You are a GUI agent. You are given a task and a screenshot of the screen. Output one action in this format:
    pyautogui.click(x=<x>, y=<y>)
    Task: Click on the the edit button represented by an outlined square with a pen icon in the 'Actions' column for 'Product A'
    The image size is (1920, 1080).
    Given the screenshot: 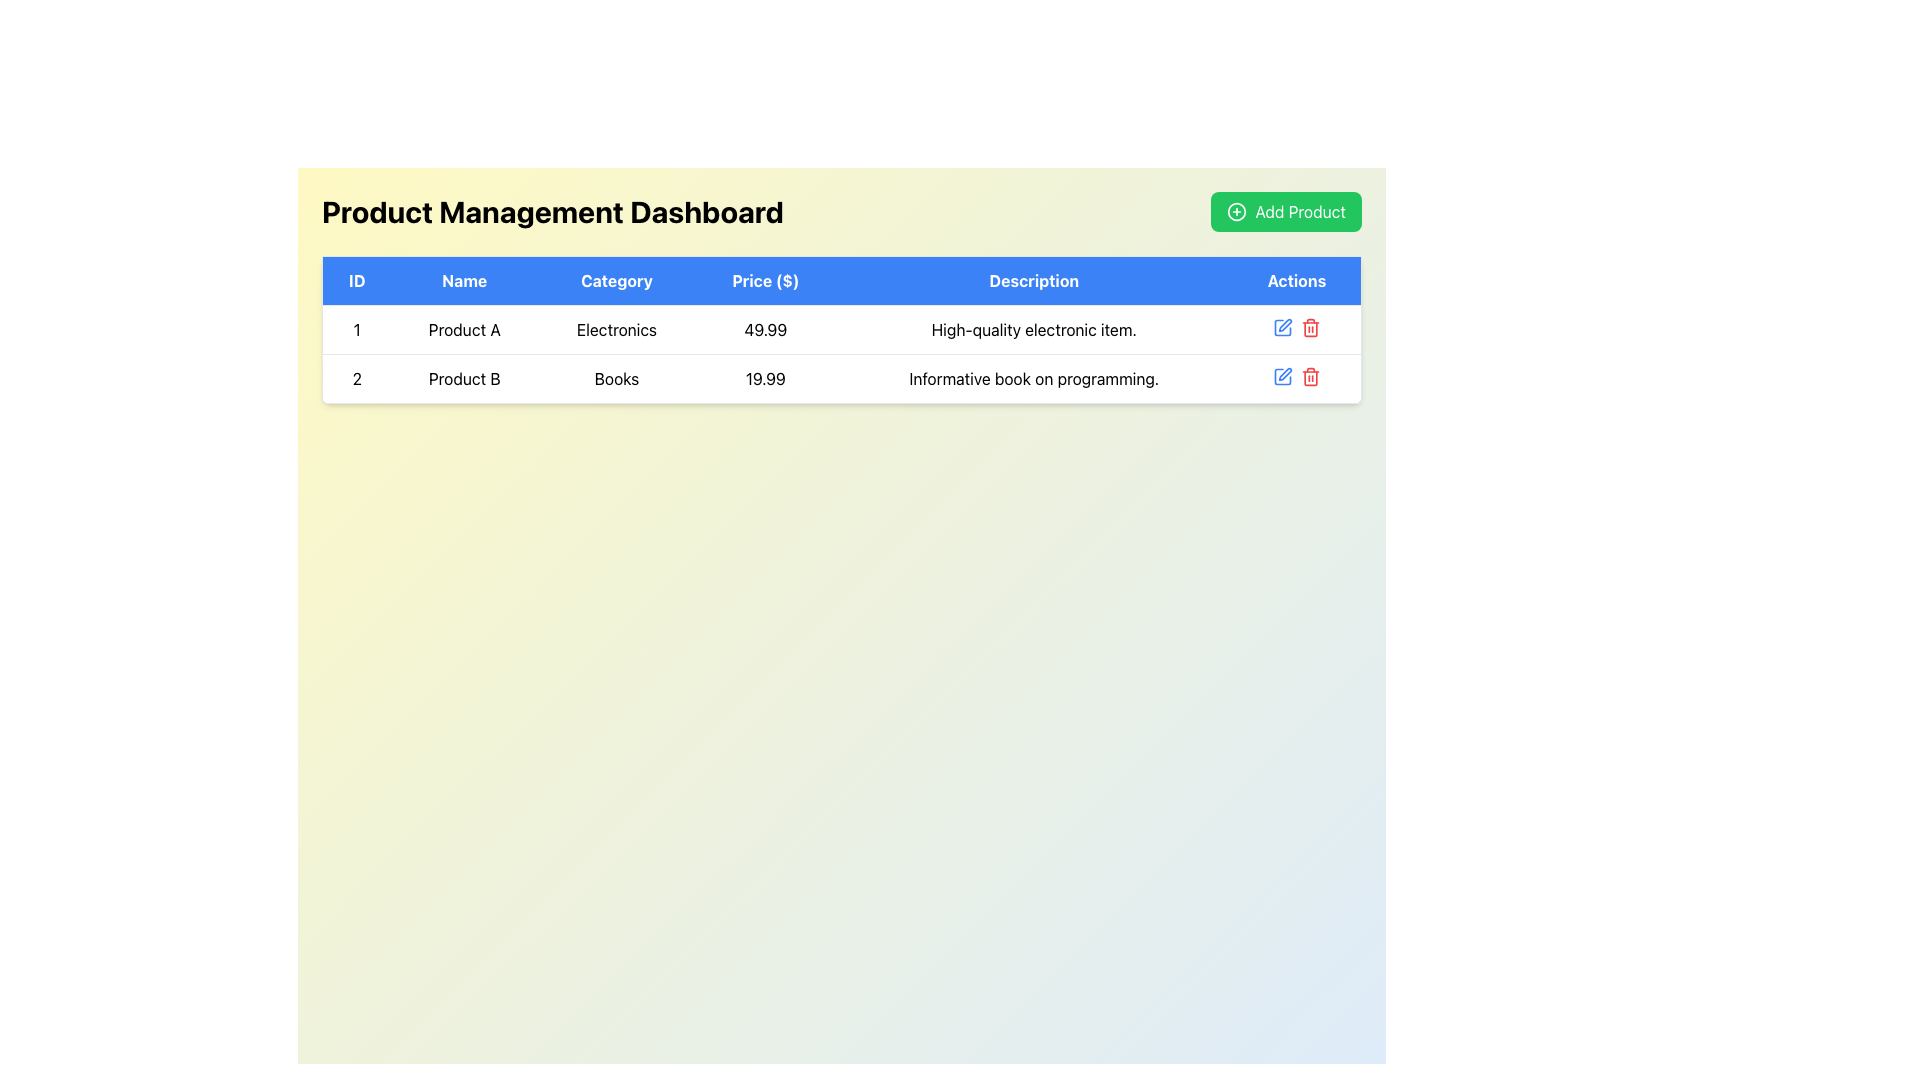 What is the action you would take?
    pyautogui.click(x=1285, y=324)
    